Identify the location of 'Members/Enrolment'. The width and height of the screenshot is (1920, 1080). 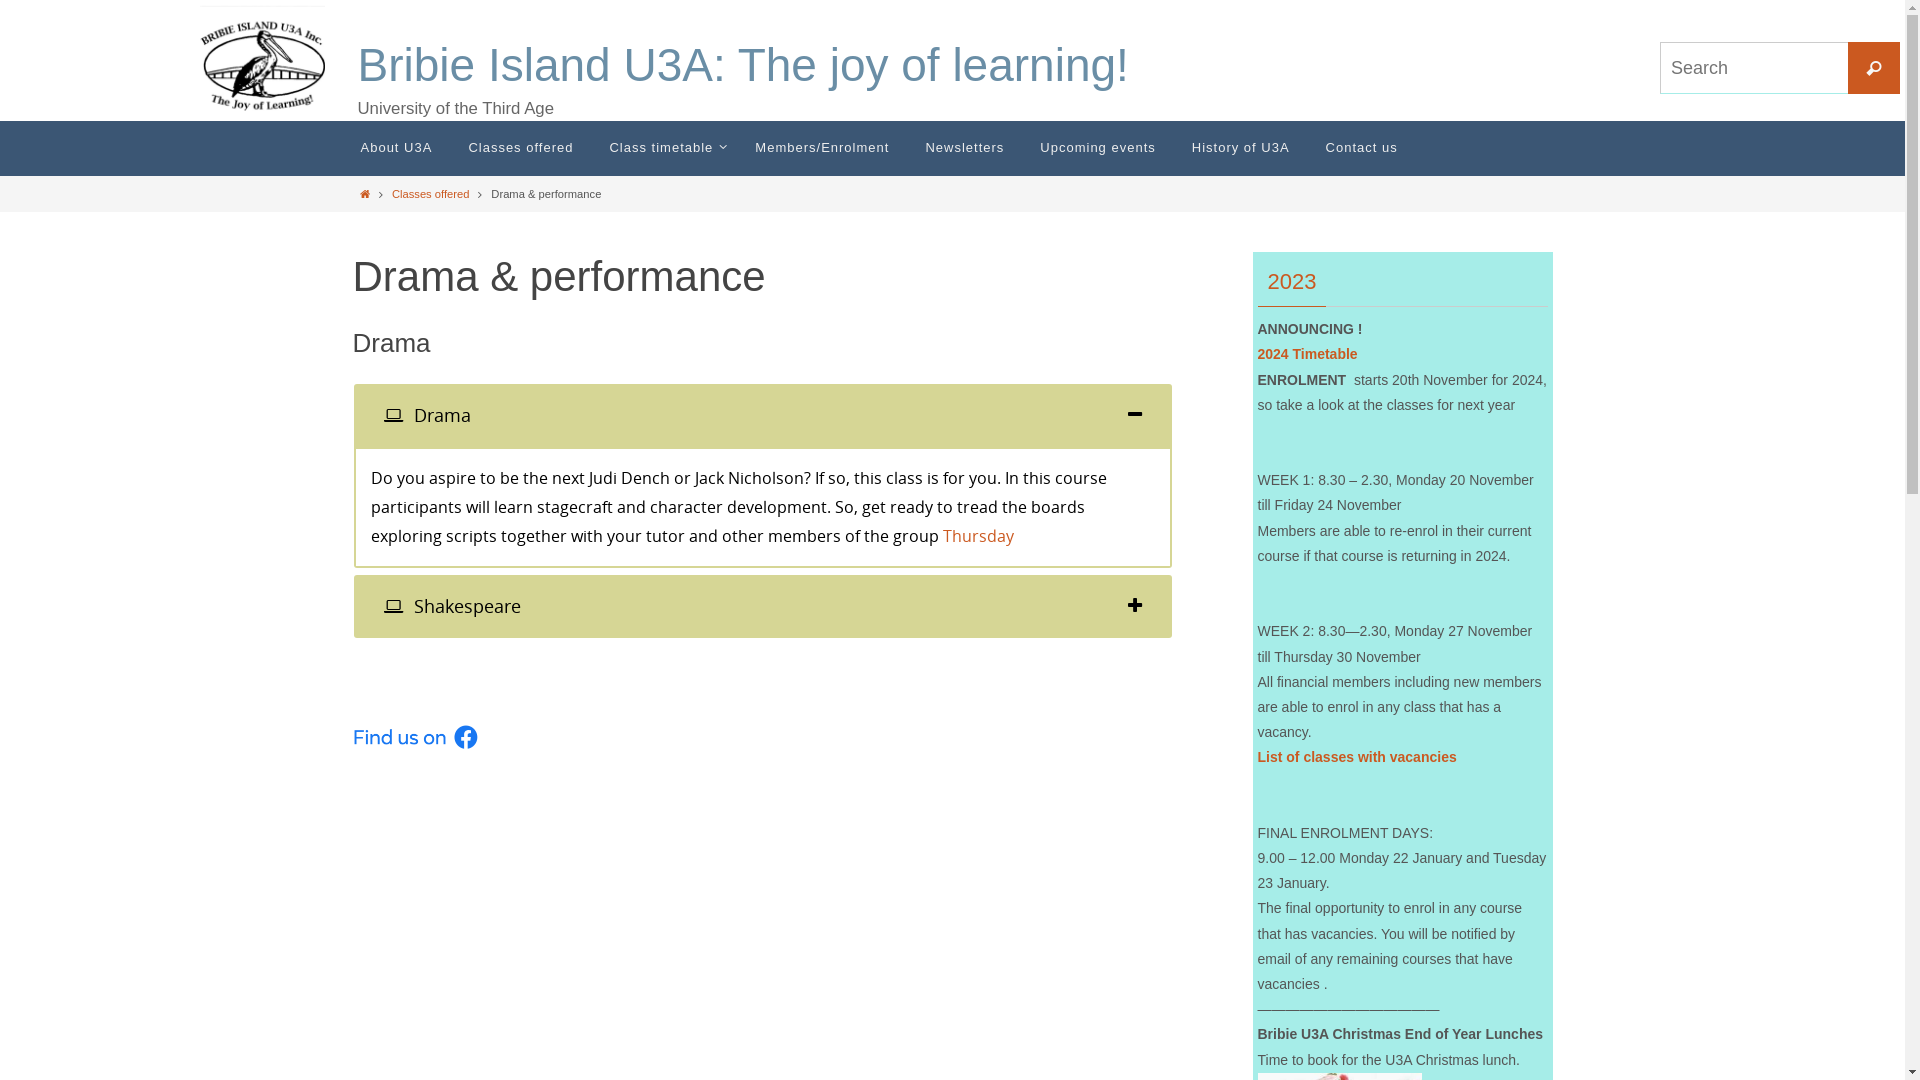
(821, 147).